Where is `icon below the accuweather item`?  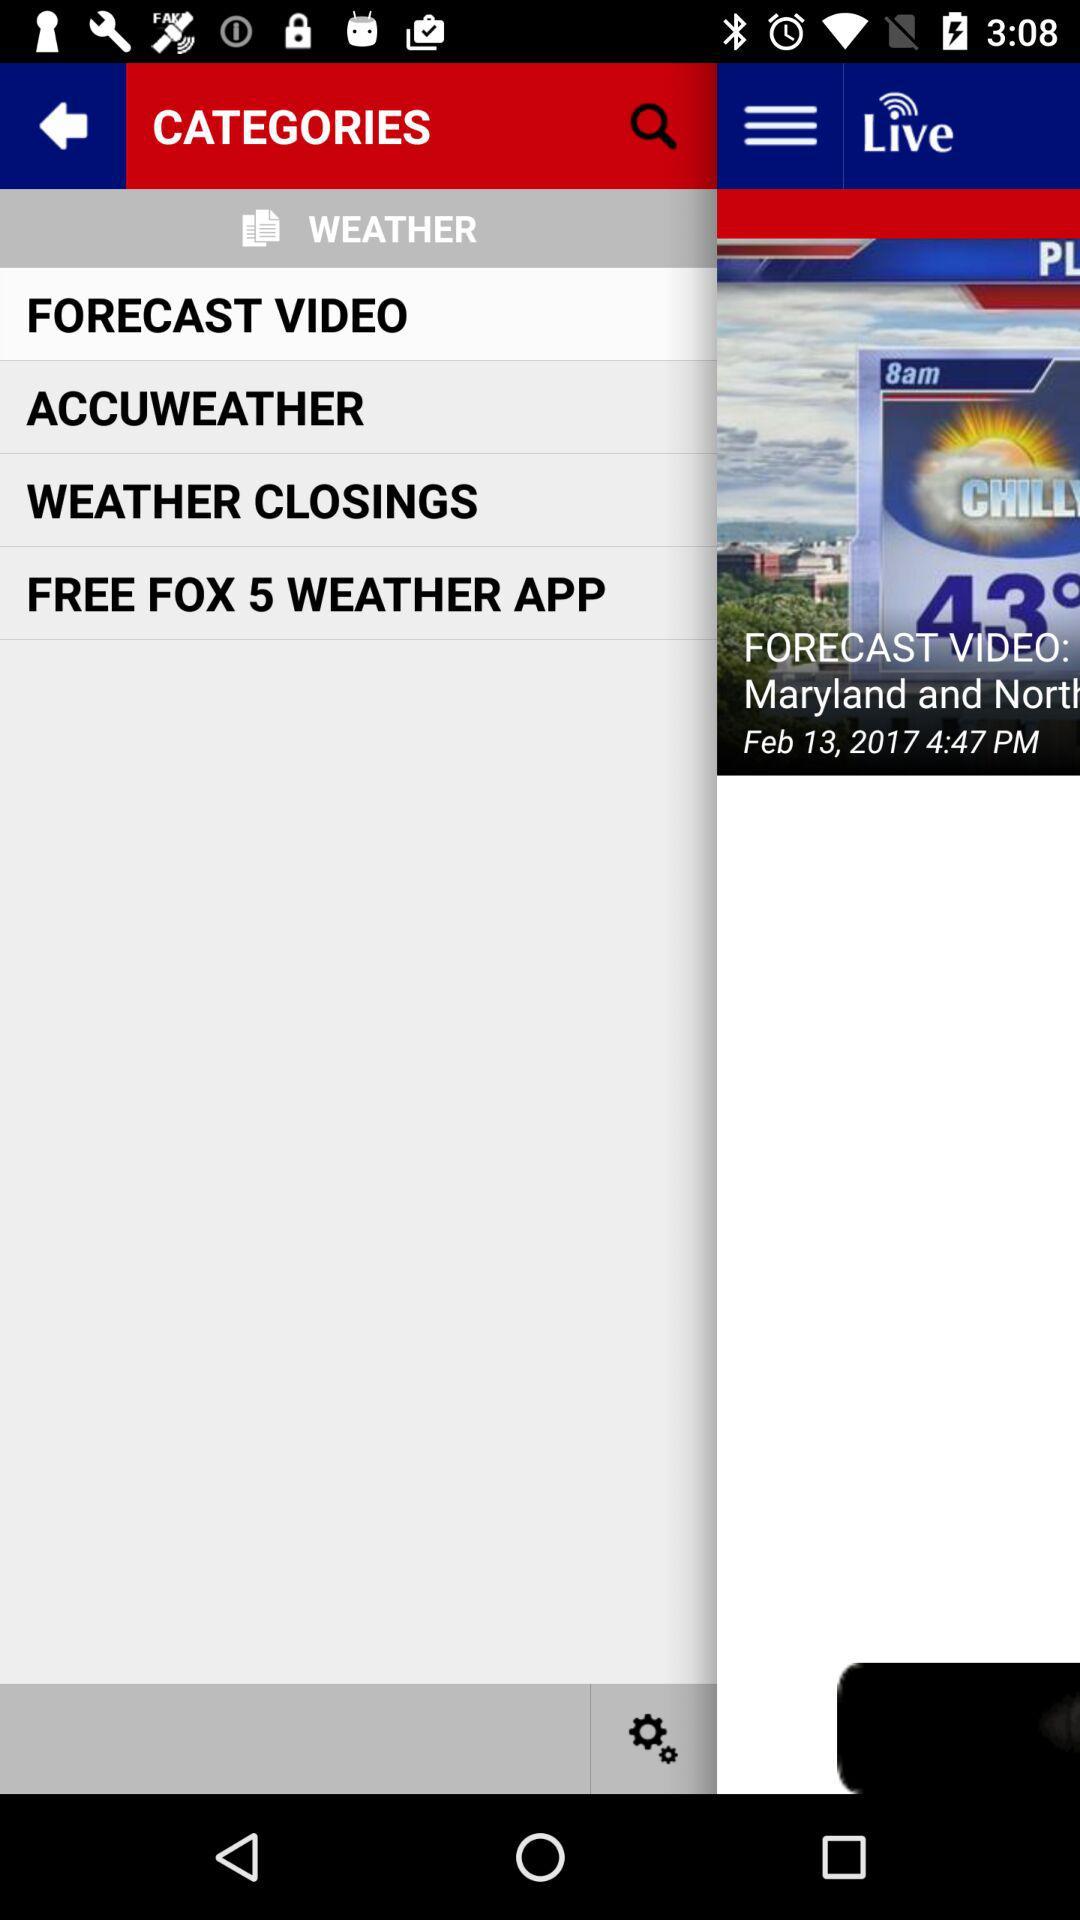 icon below the accuweather item is located at coordinates (251, 499).